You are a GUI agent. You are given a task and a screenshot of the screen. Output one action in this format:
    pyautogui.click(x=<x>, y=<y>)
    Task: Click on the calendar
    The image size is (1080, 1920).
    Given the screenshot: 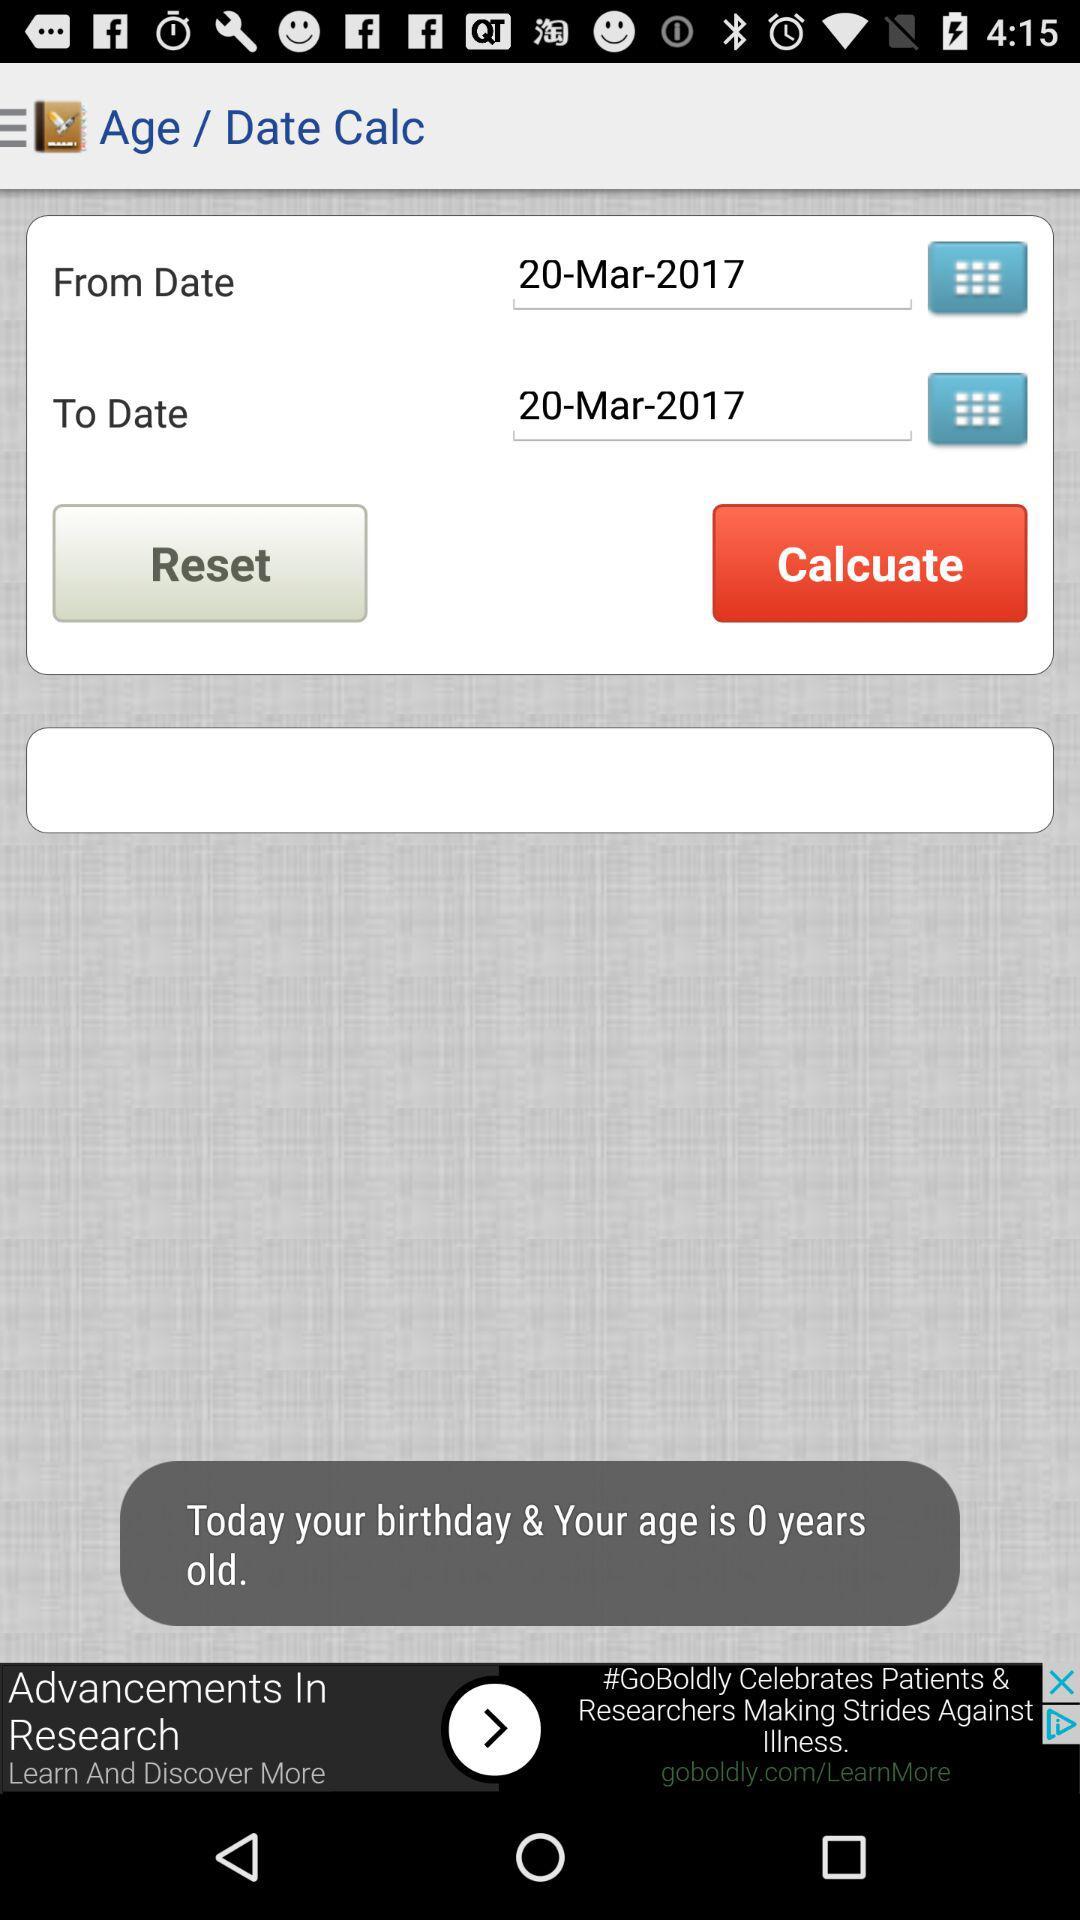 What is the action you would take?
    pyautogui.click(x=976, y=279)
    